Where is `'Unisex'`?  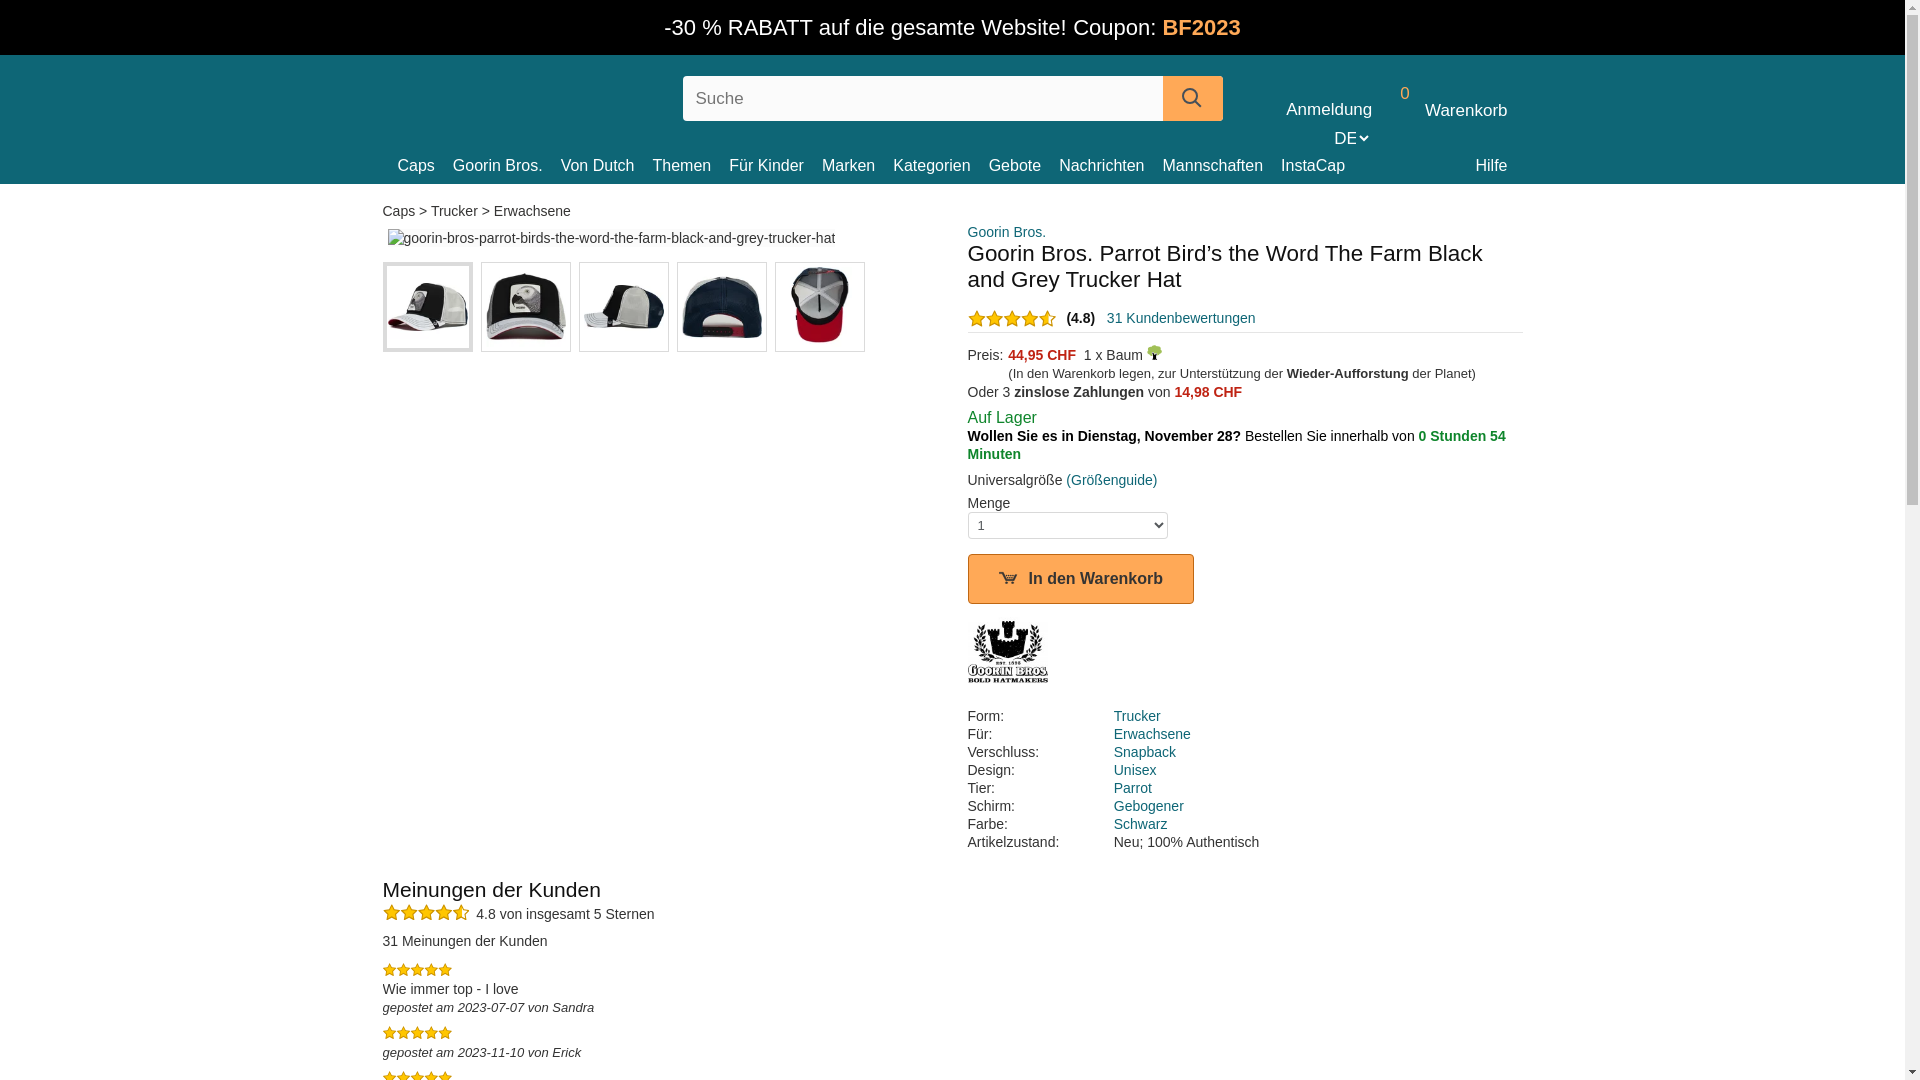
'Unisex' is located at coordinates (1112, 769).